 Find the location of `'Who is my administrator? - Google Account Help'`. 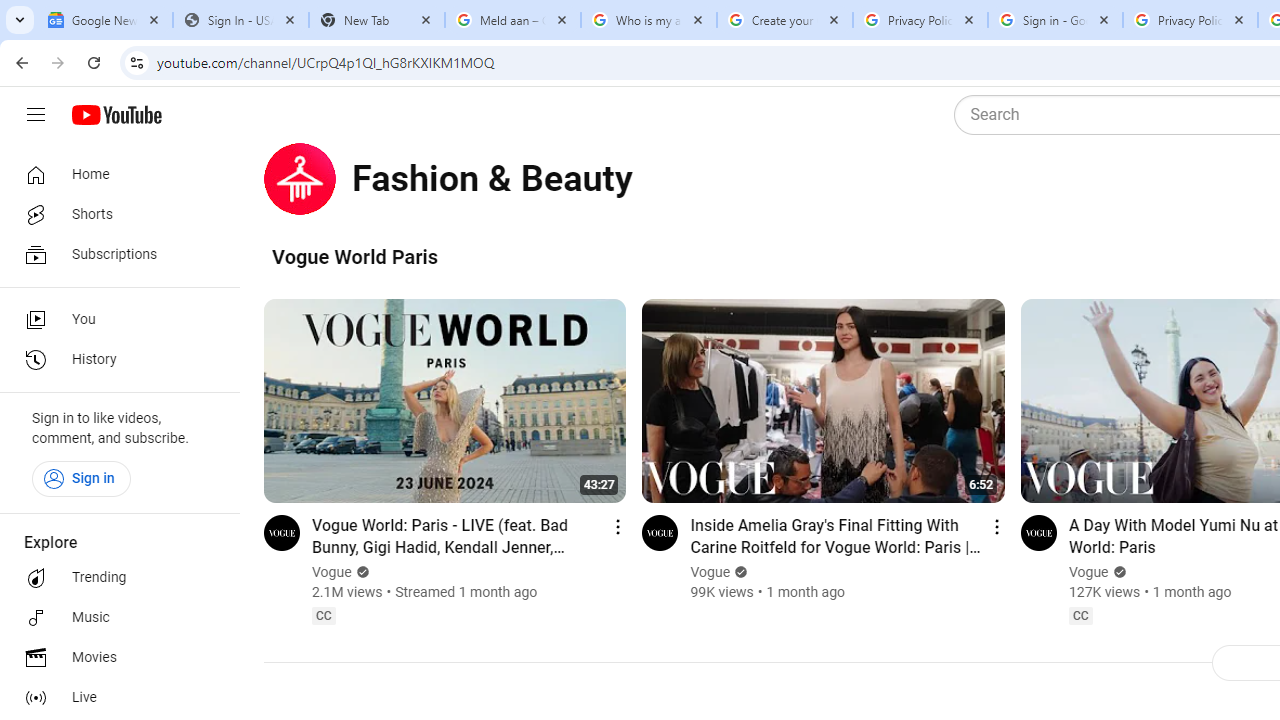

'Who is my administrator? - Google Account Help' is located at coordinates (648, 20).